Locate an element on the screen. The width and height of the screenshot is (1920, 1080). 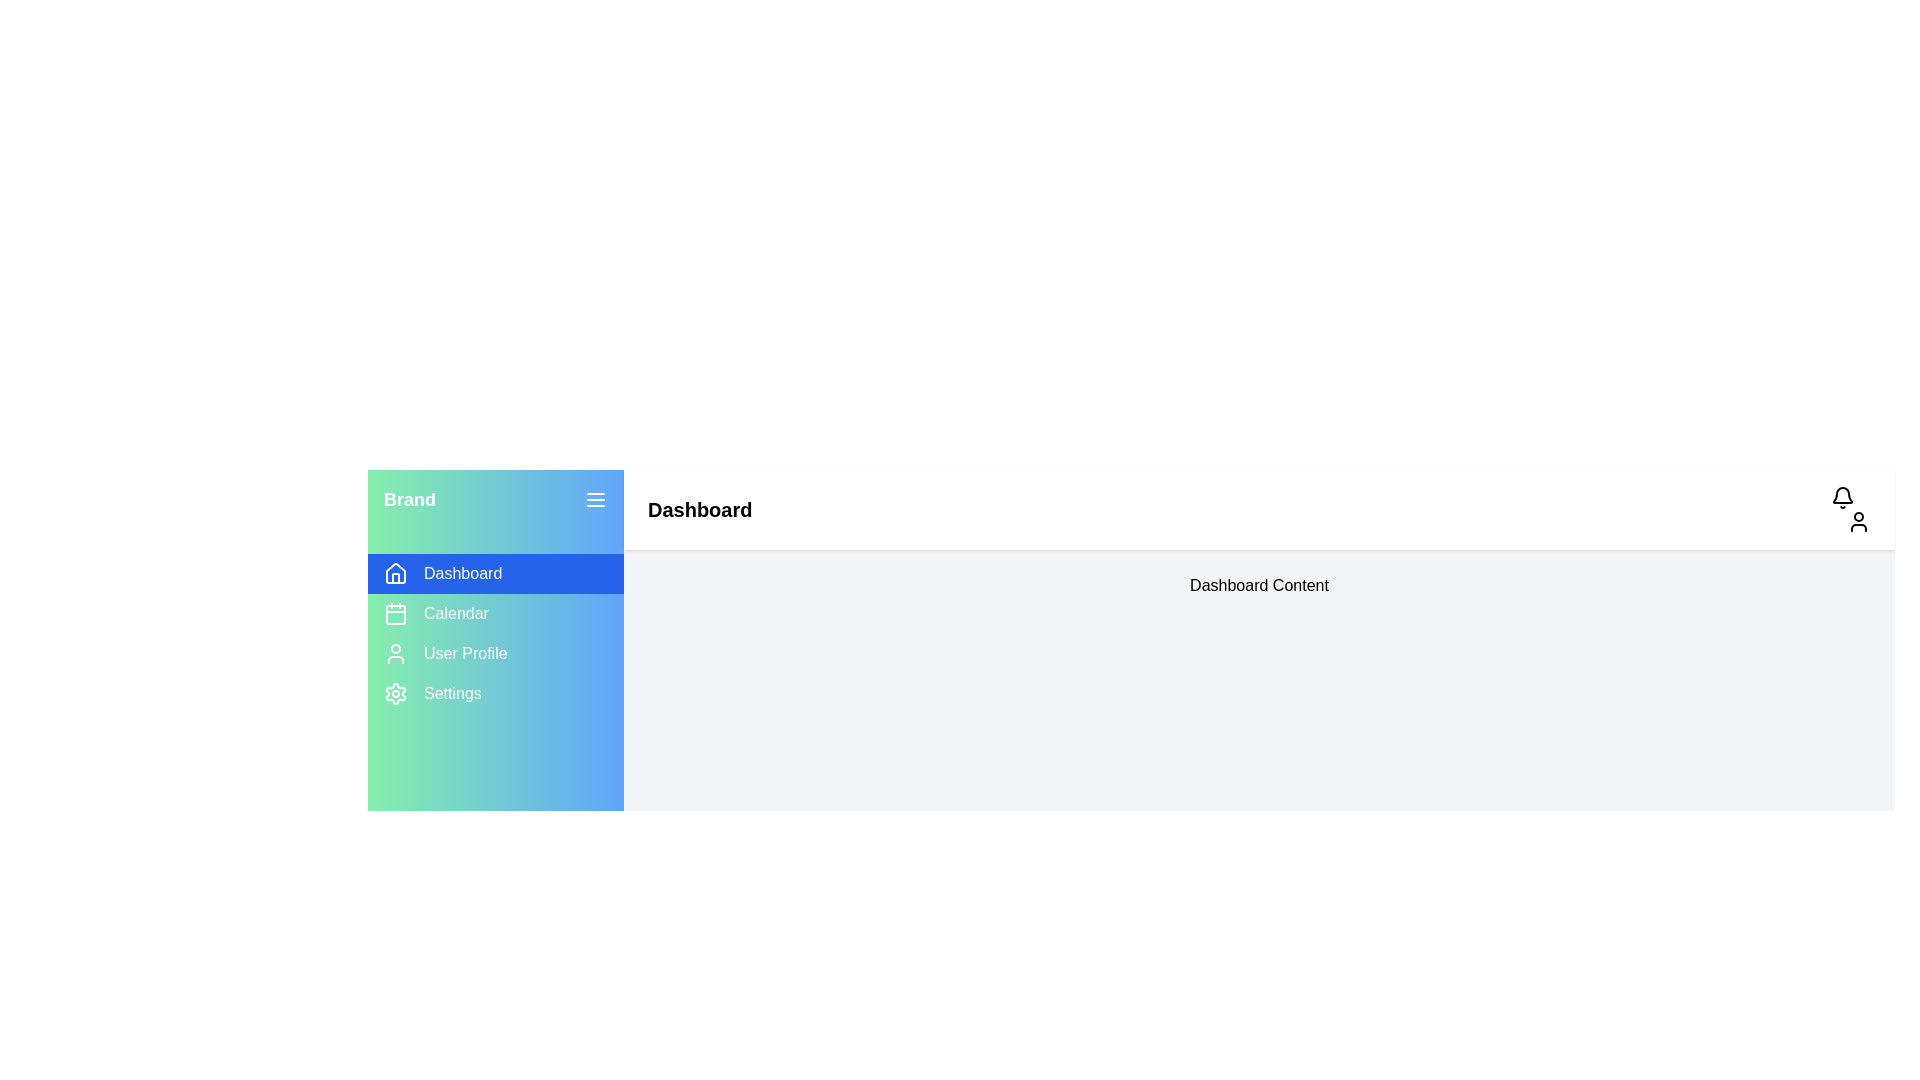
the 'Dashboard' icon in the left sidebar, which visually represents the active page of the application is located at coordinates (395, 573).